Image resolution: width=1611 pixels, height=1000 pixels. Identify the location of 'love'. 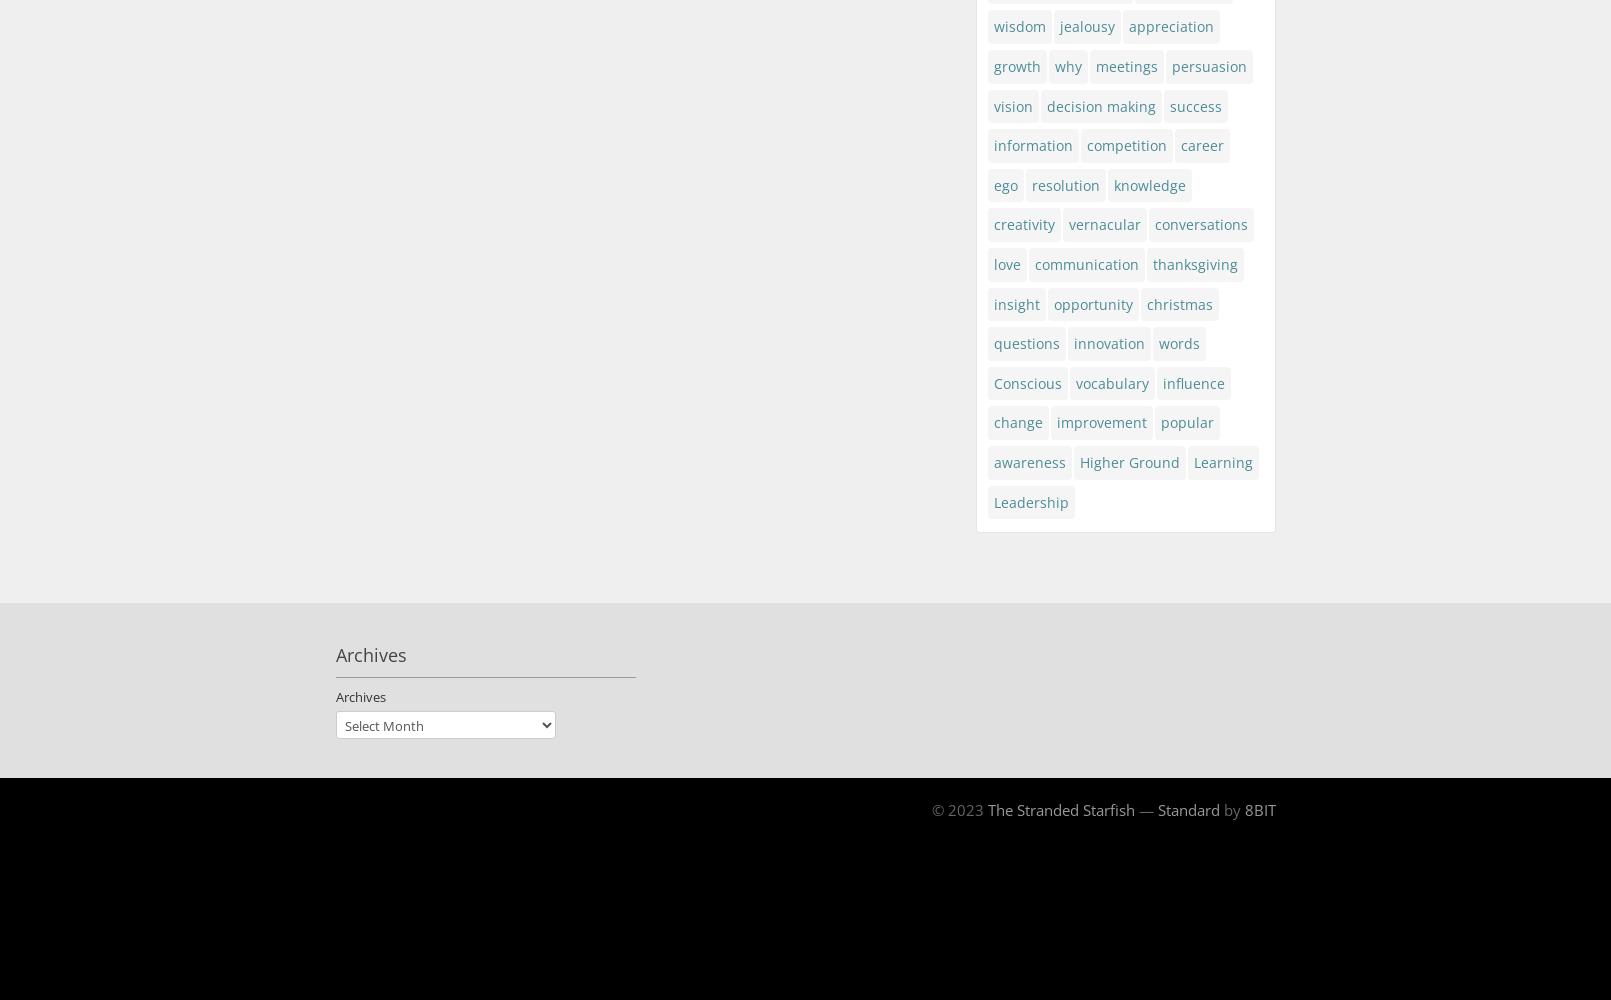
(1006, 263).